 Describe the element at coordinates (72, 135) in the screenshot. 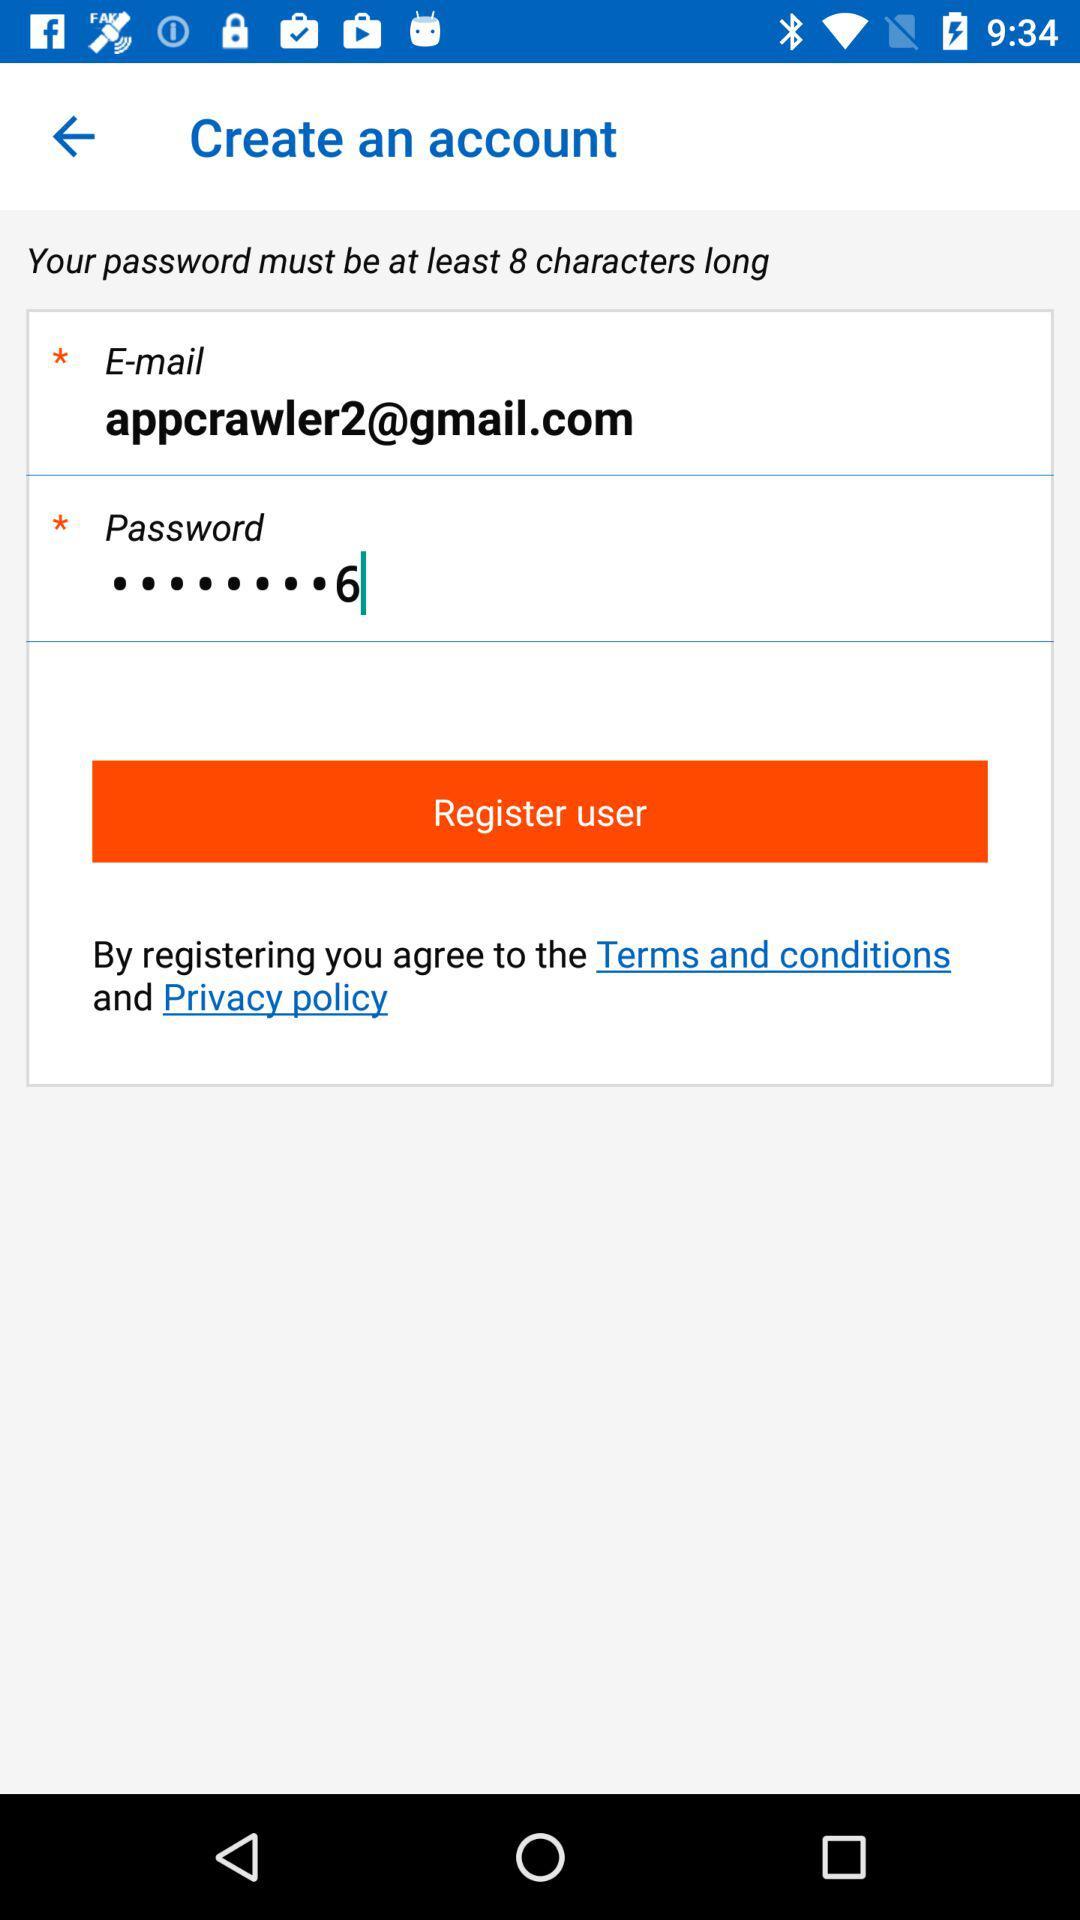

I see `item next to the create an account app` at that location.